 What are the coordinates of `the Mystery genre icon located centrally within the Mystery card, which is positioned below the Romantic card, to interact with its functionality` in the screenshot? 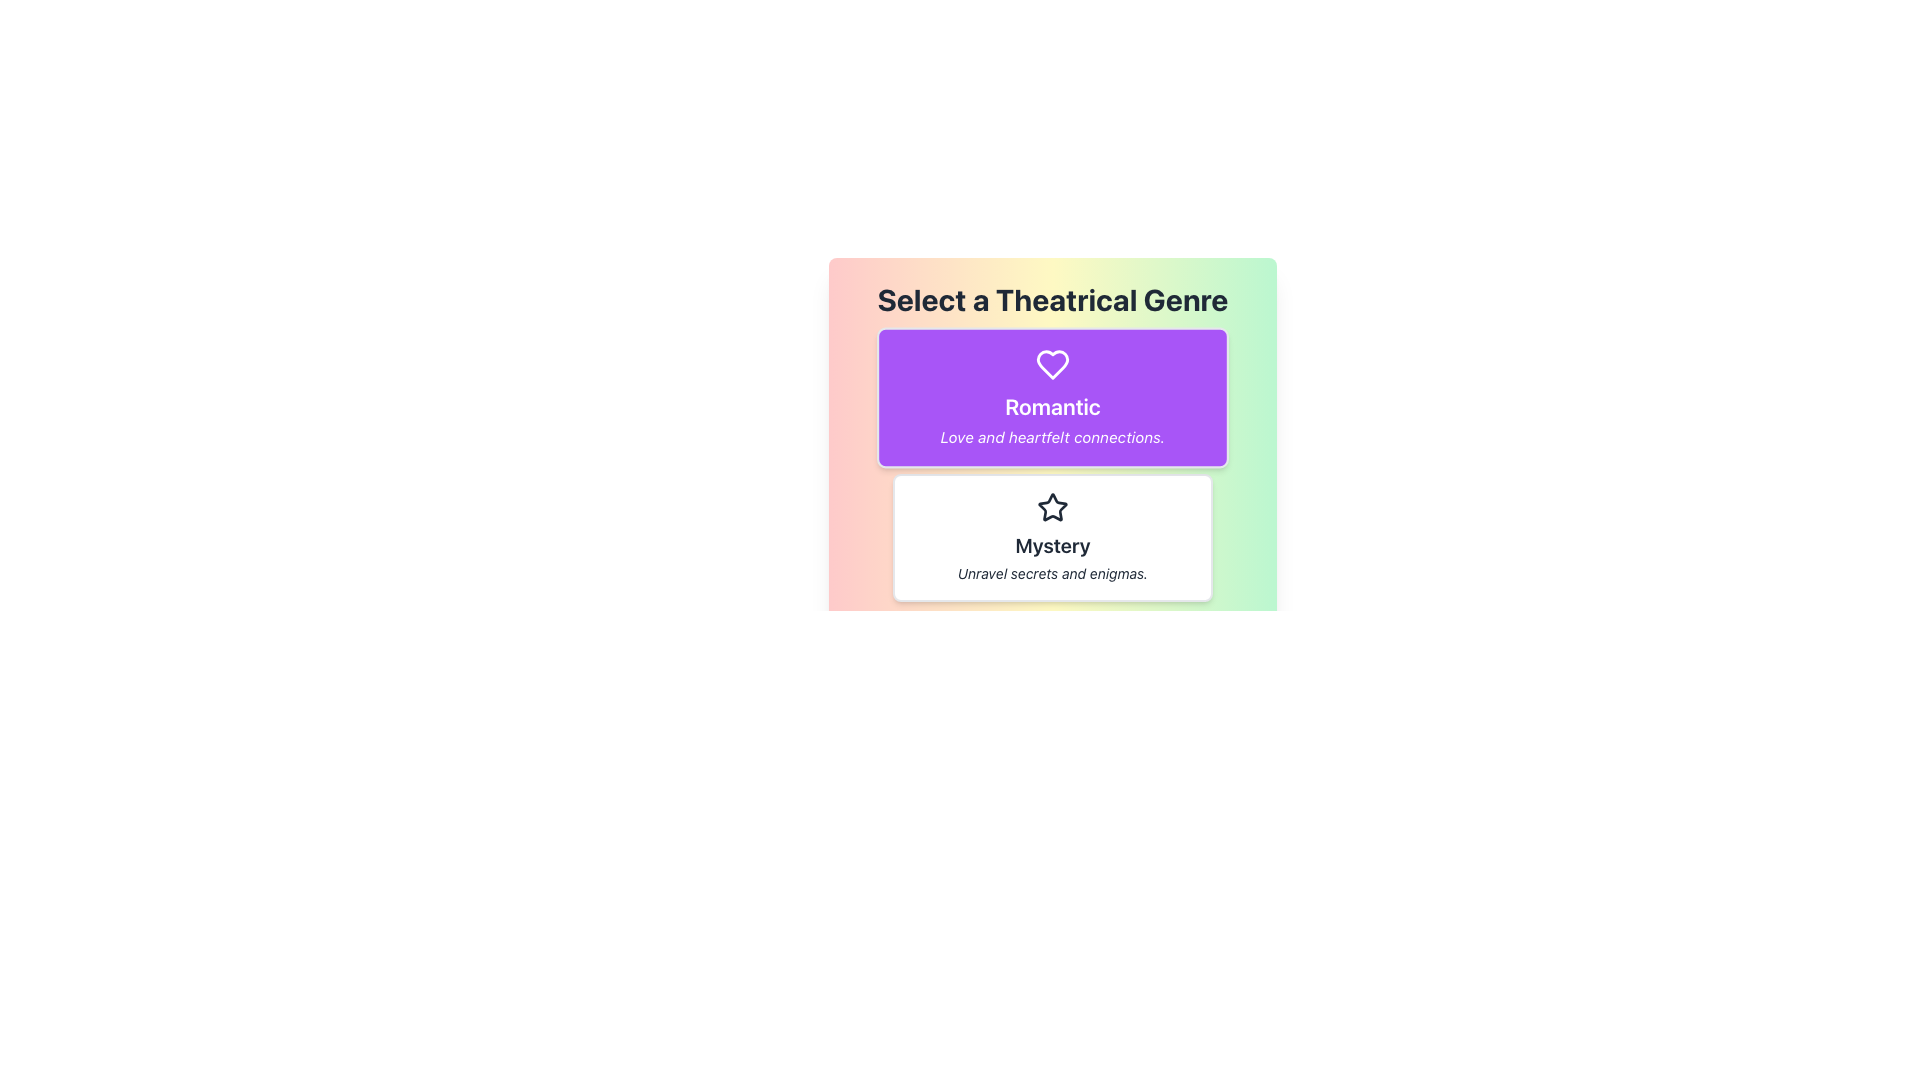 It's located at (1051, 506).